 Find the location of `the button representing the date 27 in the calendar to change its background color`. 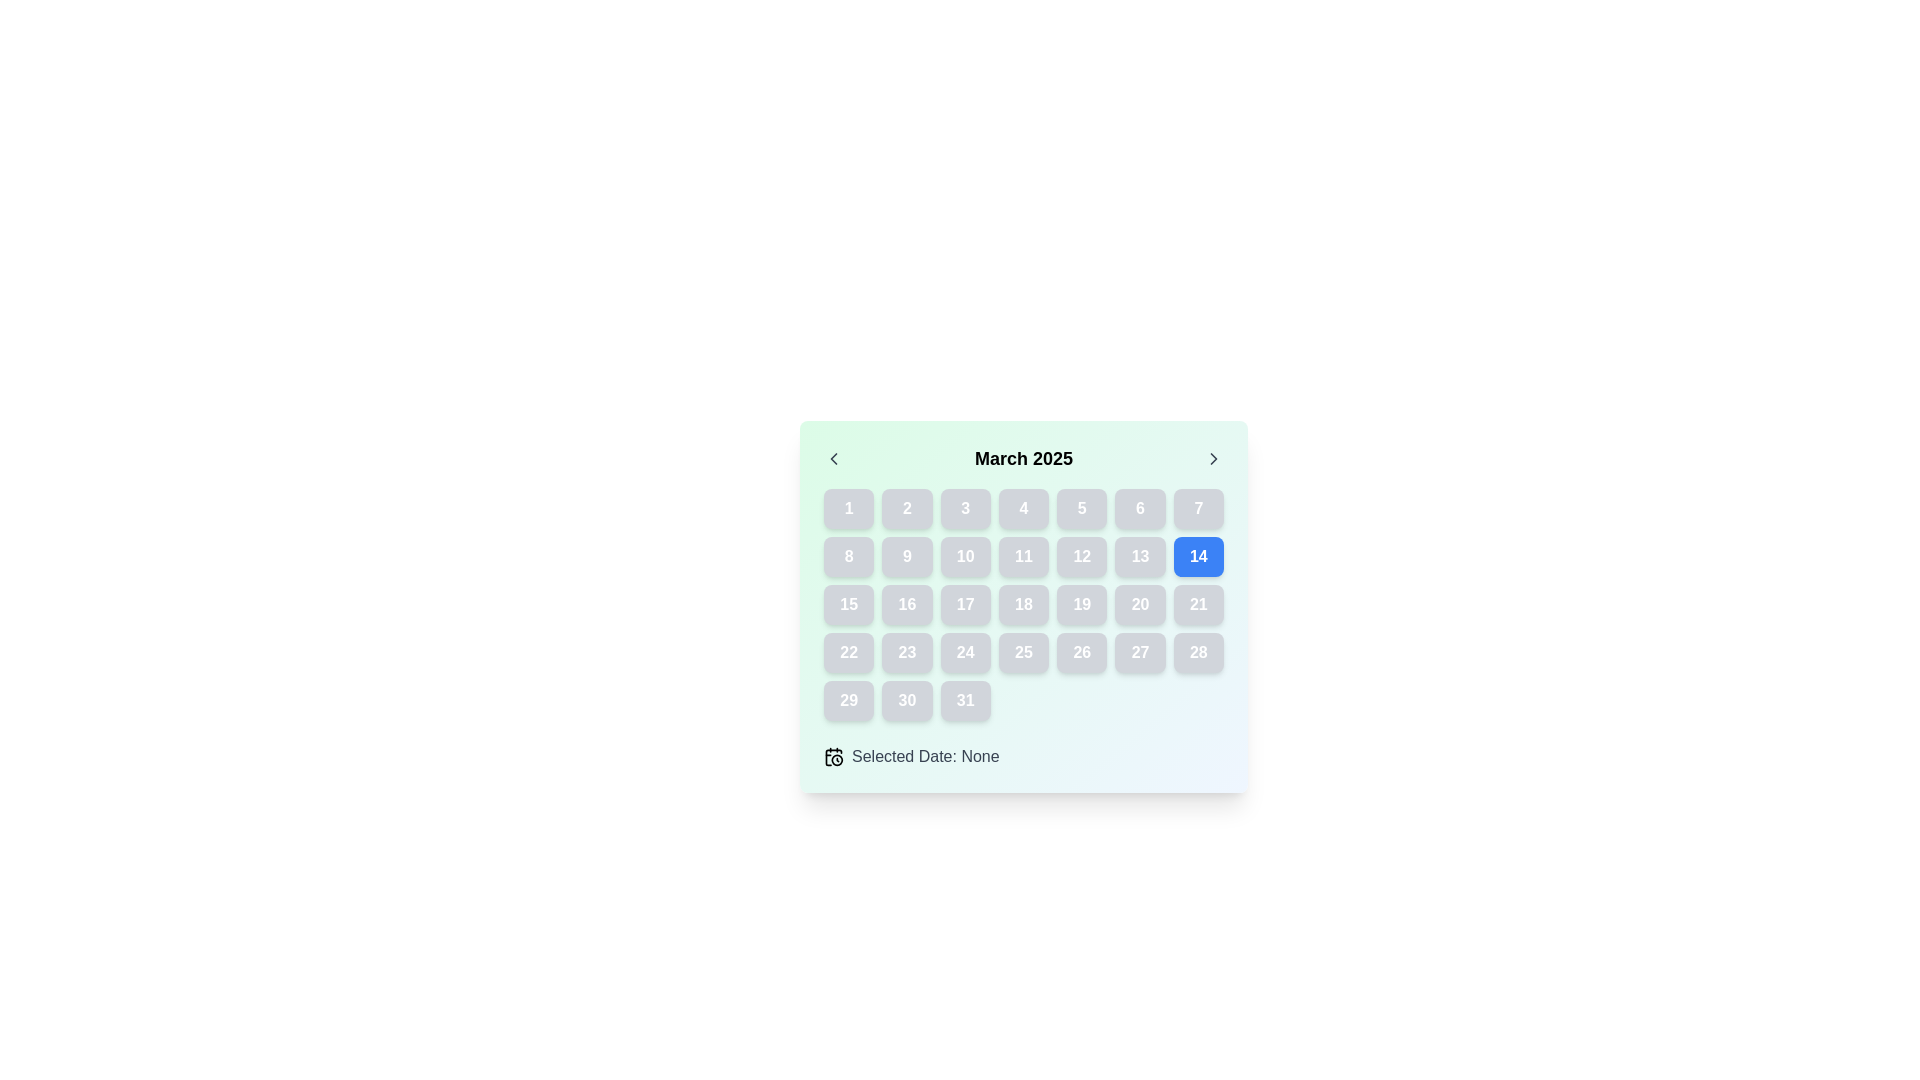

the button representing the date 27 in the calendar to change its background color is located at coordinates (1140, 652).